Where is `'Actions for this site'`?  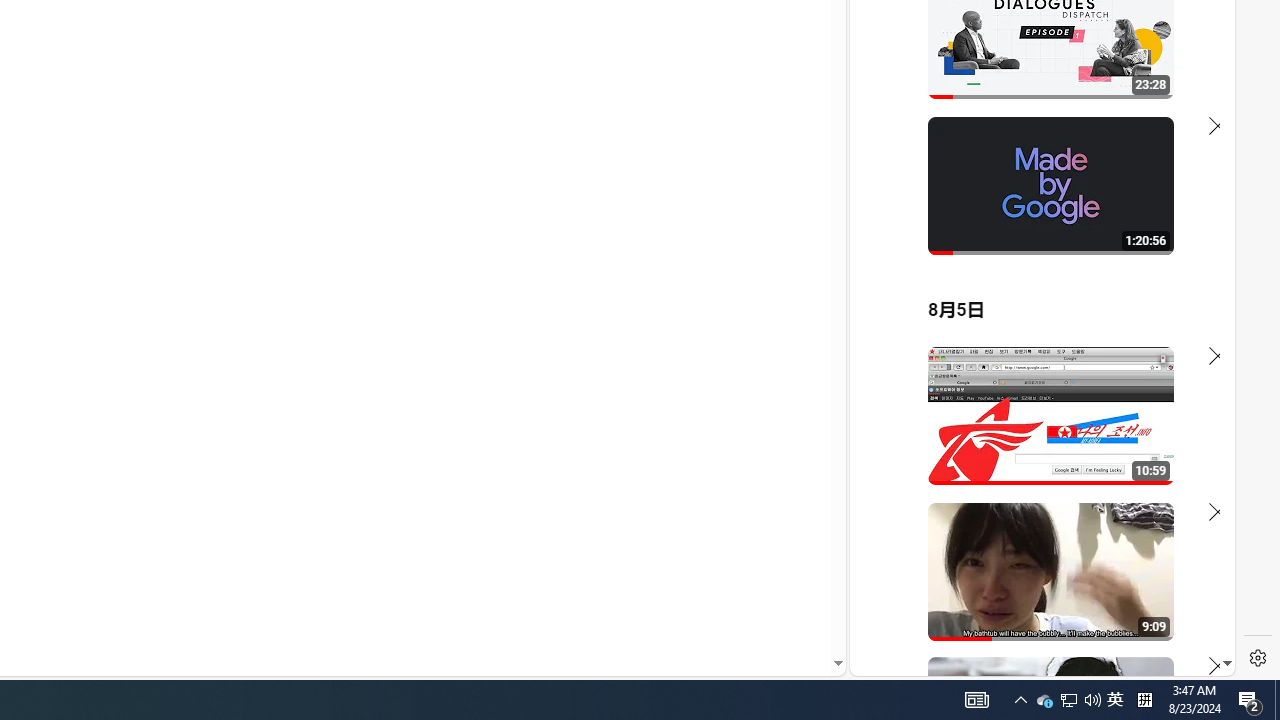
'Actions for this site' is located at coordinates (1131, 442).